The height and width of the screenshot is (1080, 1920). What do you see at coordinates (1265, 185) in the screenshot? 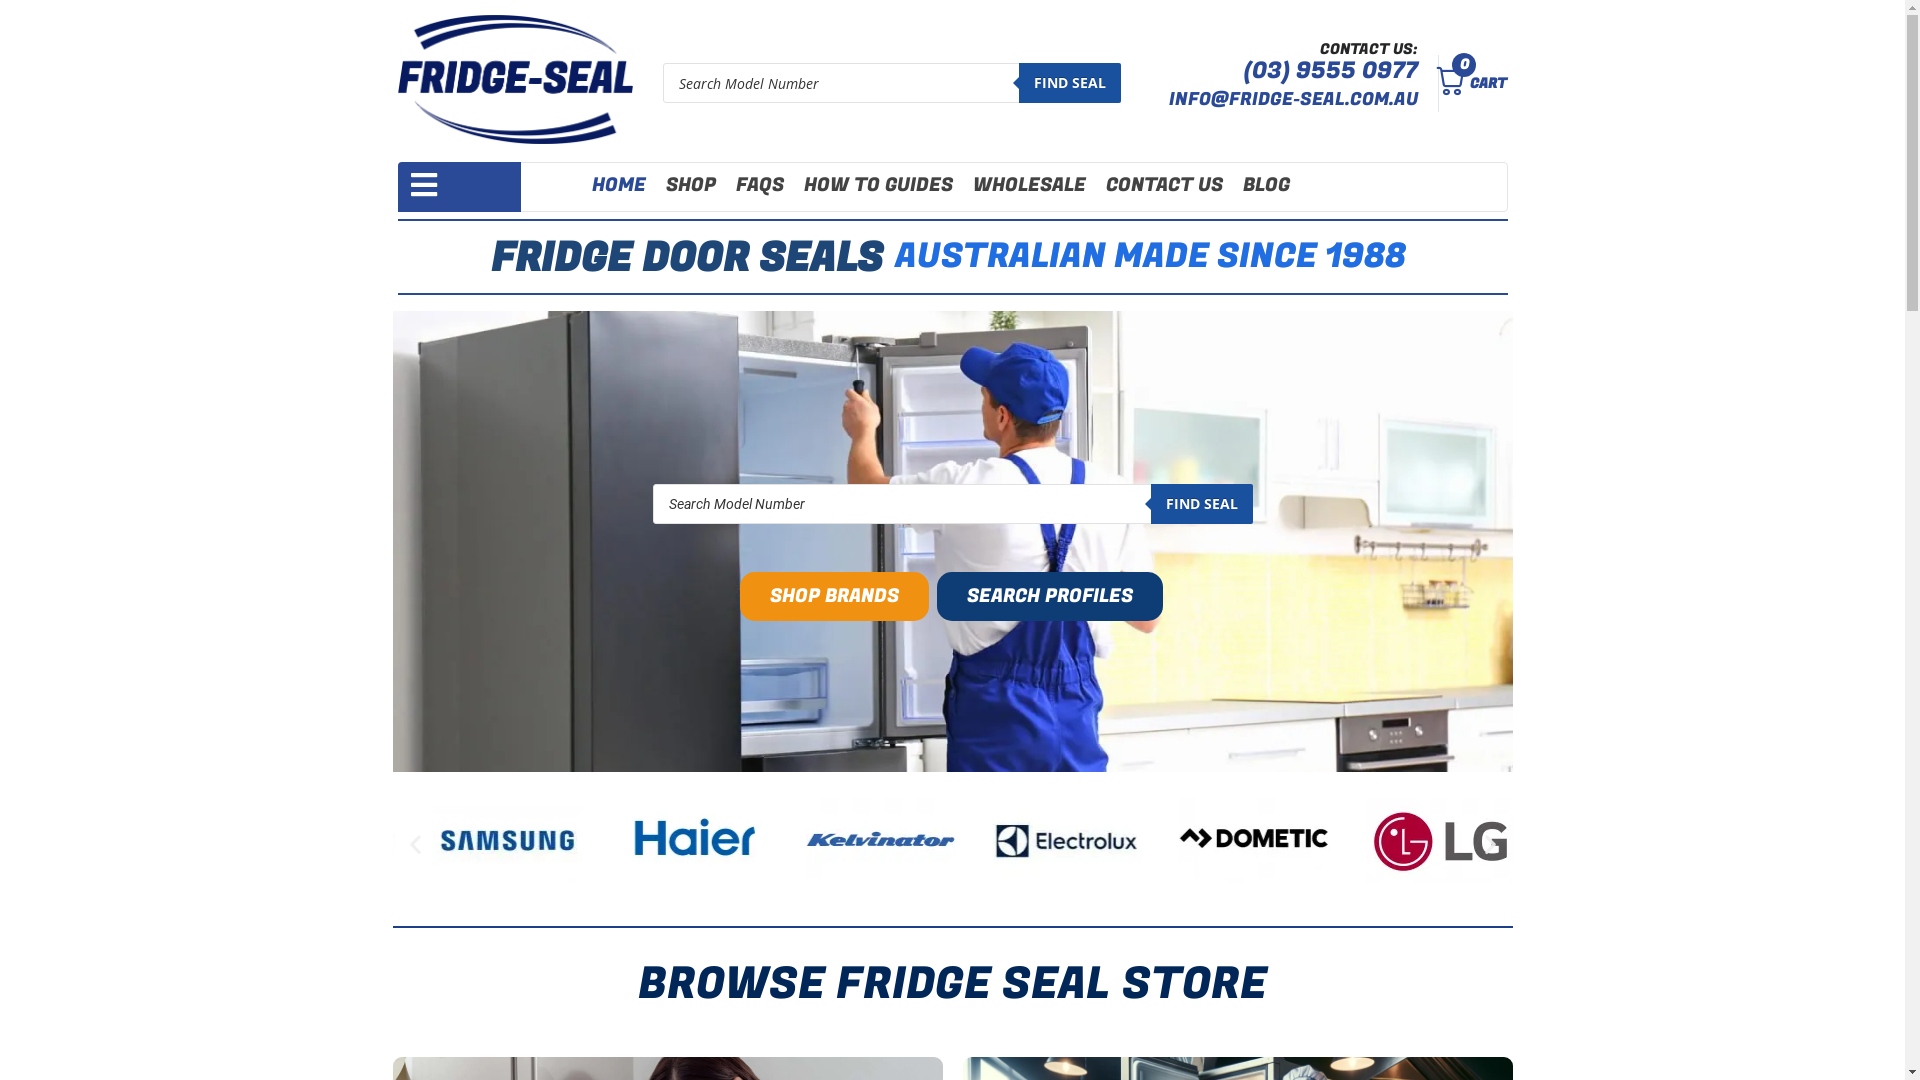
I see `'BLOG'` at bounding box center [1265, 185].